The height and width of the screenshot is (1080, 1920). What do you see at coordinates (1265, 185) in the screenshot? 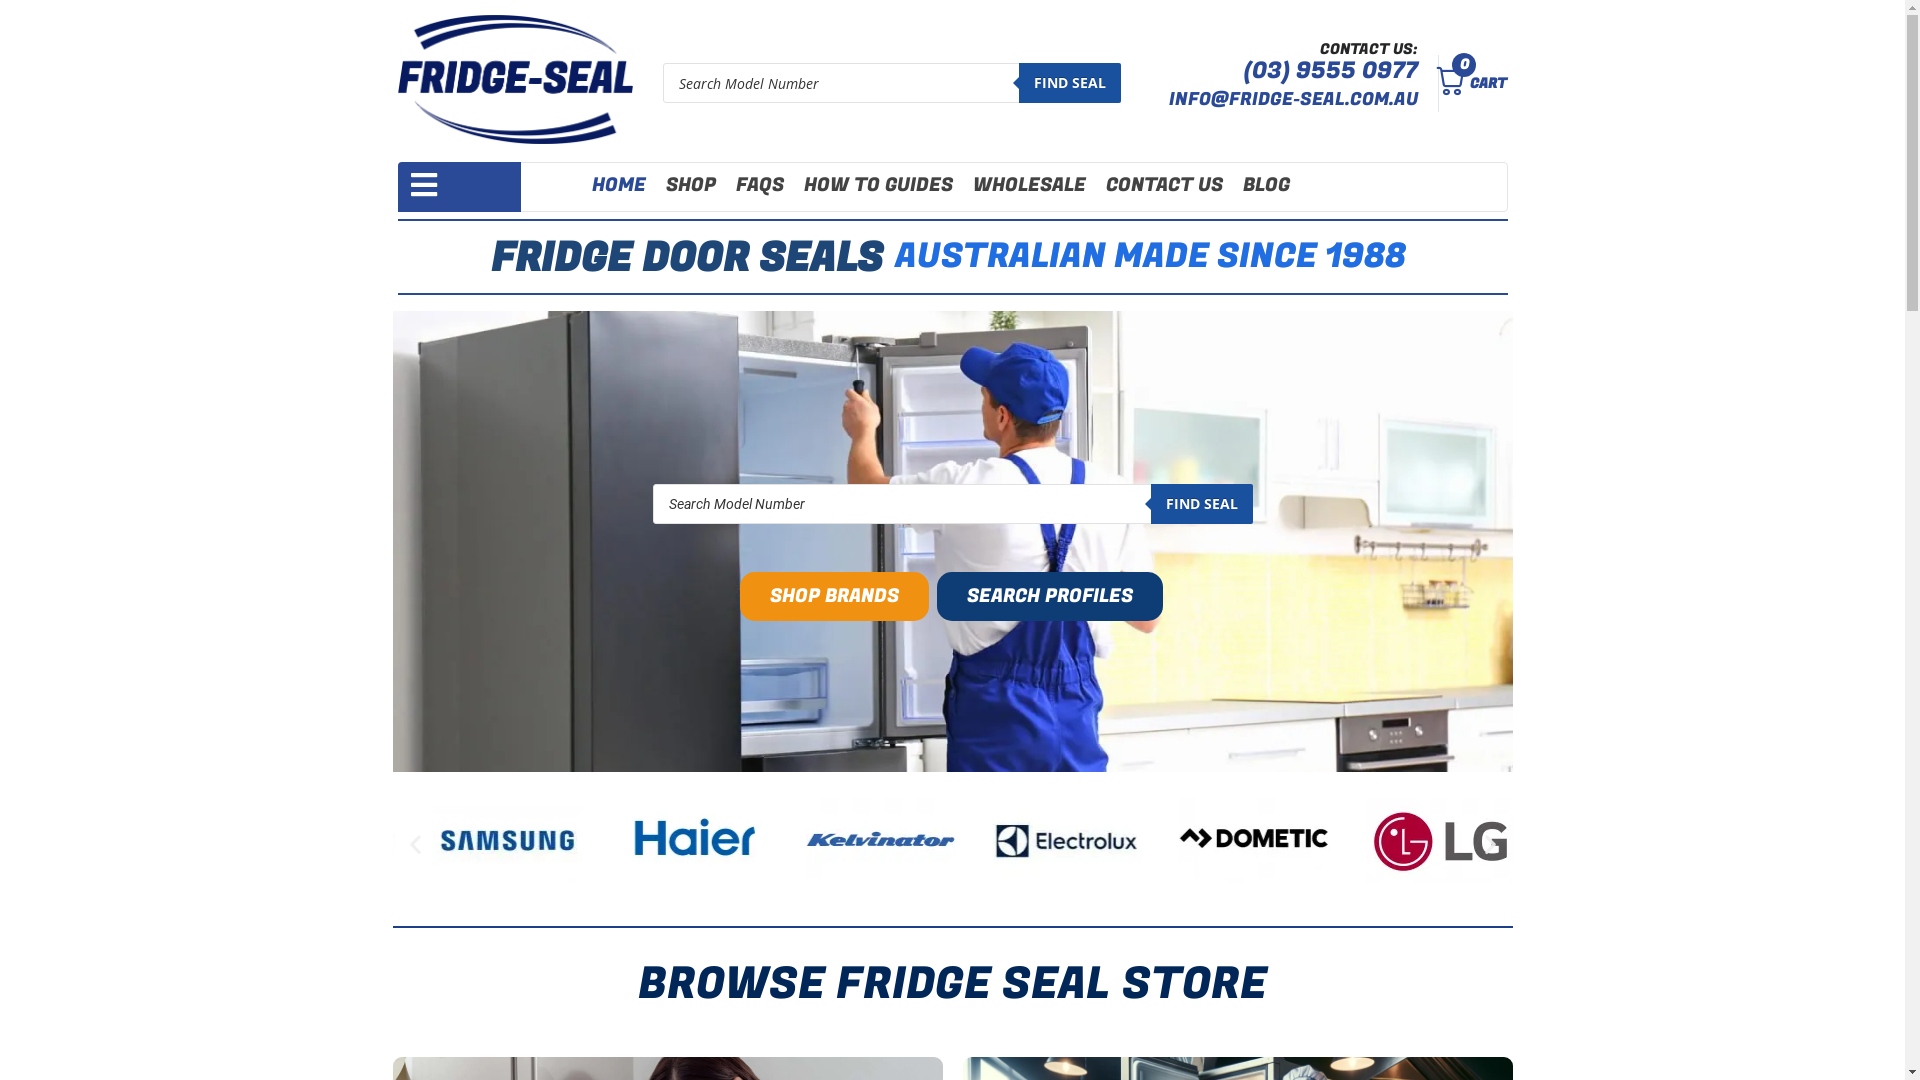
I see `'BLOG'` at bounding box center [1265, 185].